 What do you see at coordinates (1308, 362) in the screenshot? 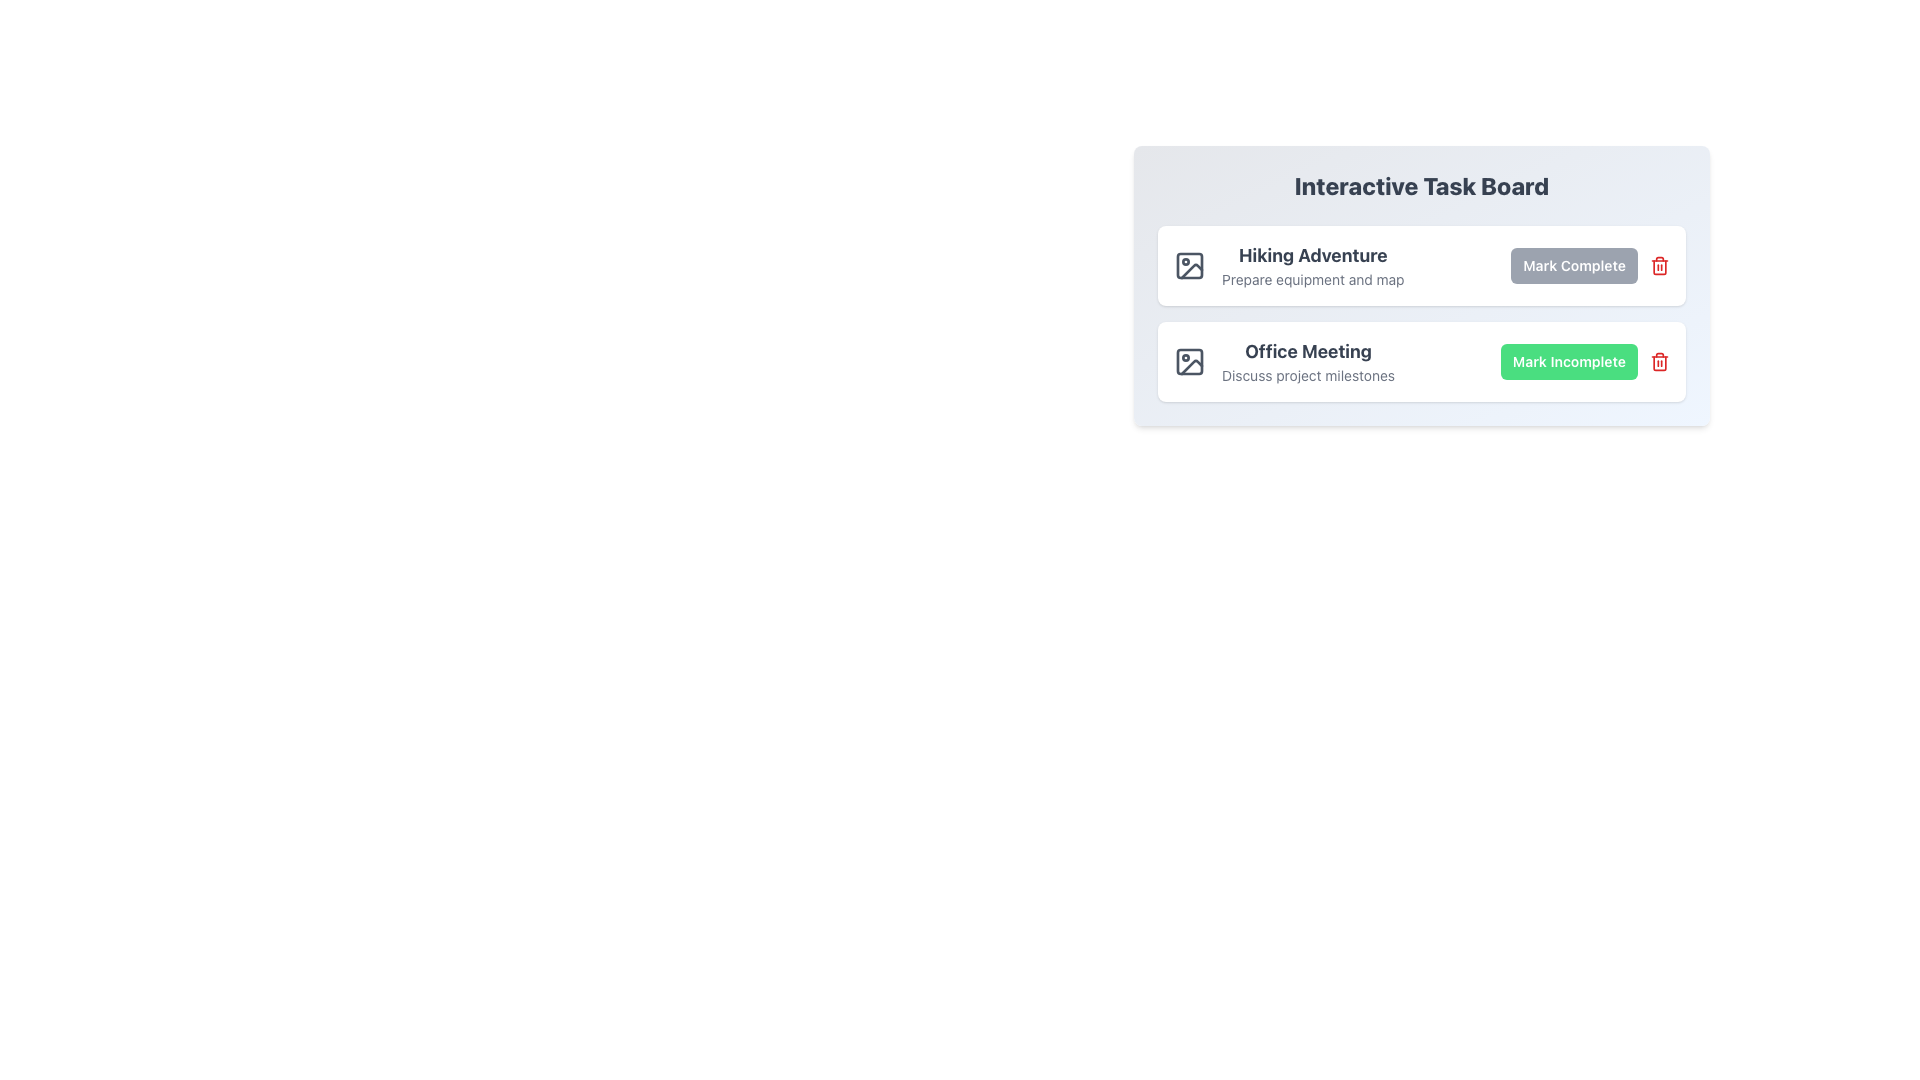
I see `the text label displaying 'Office Meeting' and 'Discuss project milestones', located in the second row of a vertical list in the task board, between an image icon and a green button labeled 'Mark Incomplete'` at bounding box center [1308, 362].